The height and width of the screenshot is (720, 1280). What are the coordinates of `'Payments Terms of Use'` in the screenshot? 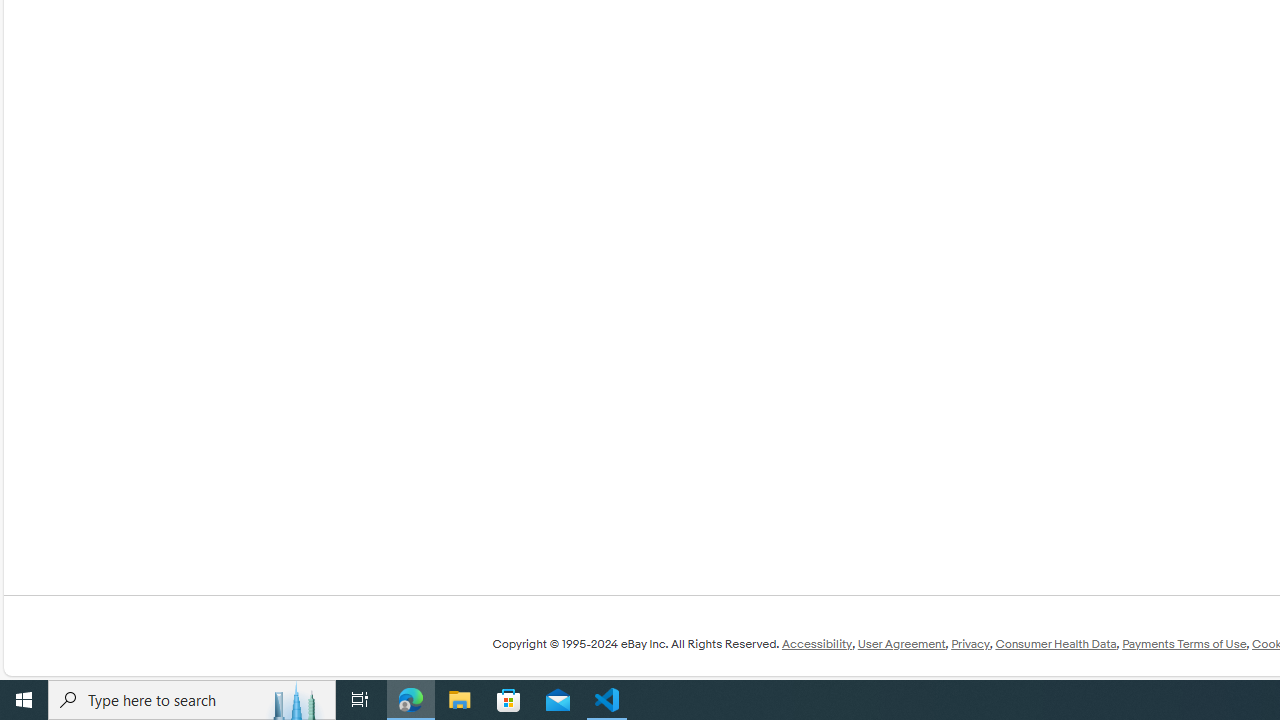 It's located at (1184, 644).